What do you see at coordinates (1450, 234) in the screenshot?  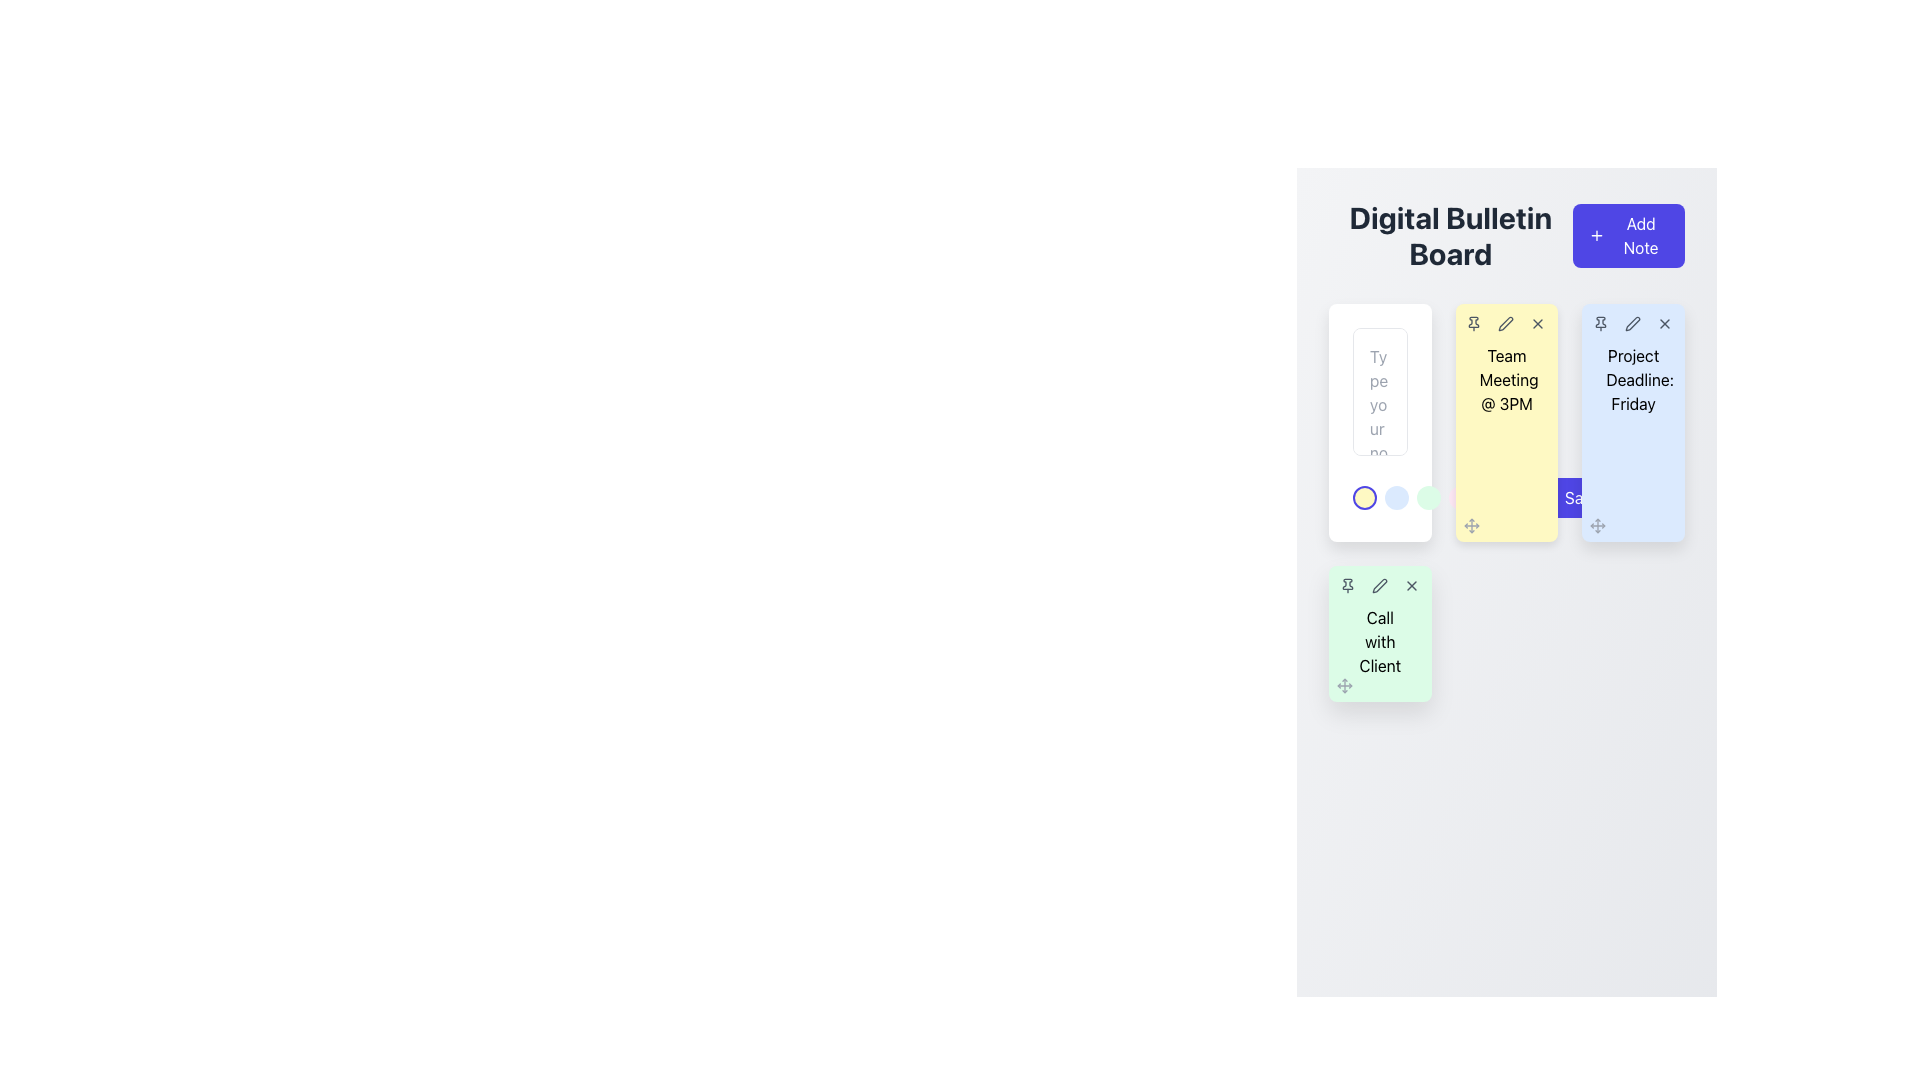 I see `text element that displays 'Digital Bulletin Board', which is bold, large, and centrally aligned at the top-left section of the layout` at bounding box center [1450, 234].